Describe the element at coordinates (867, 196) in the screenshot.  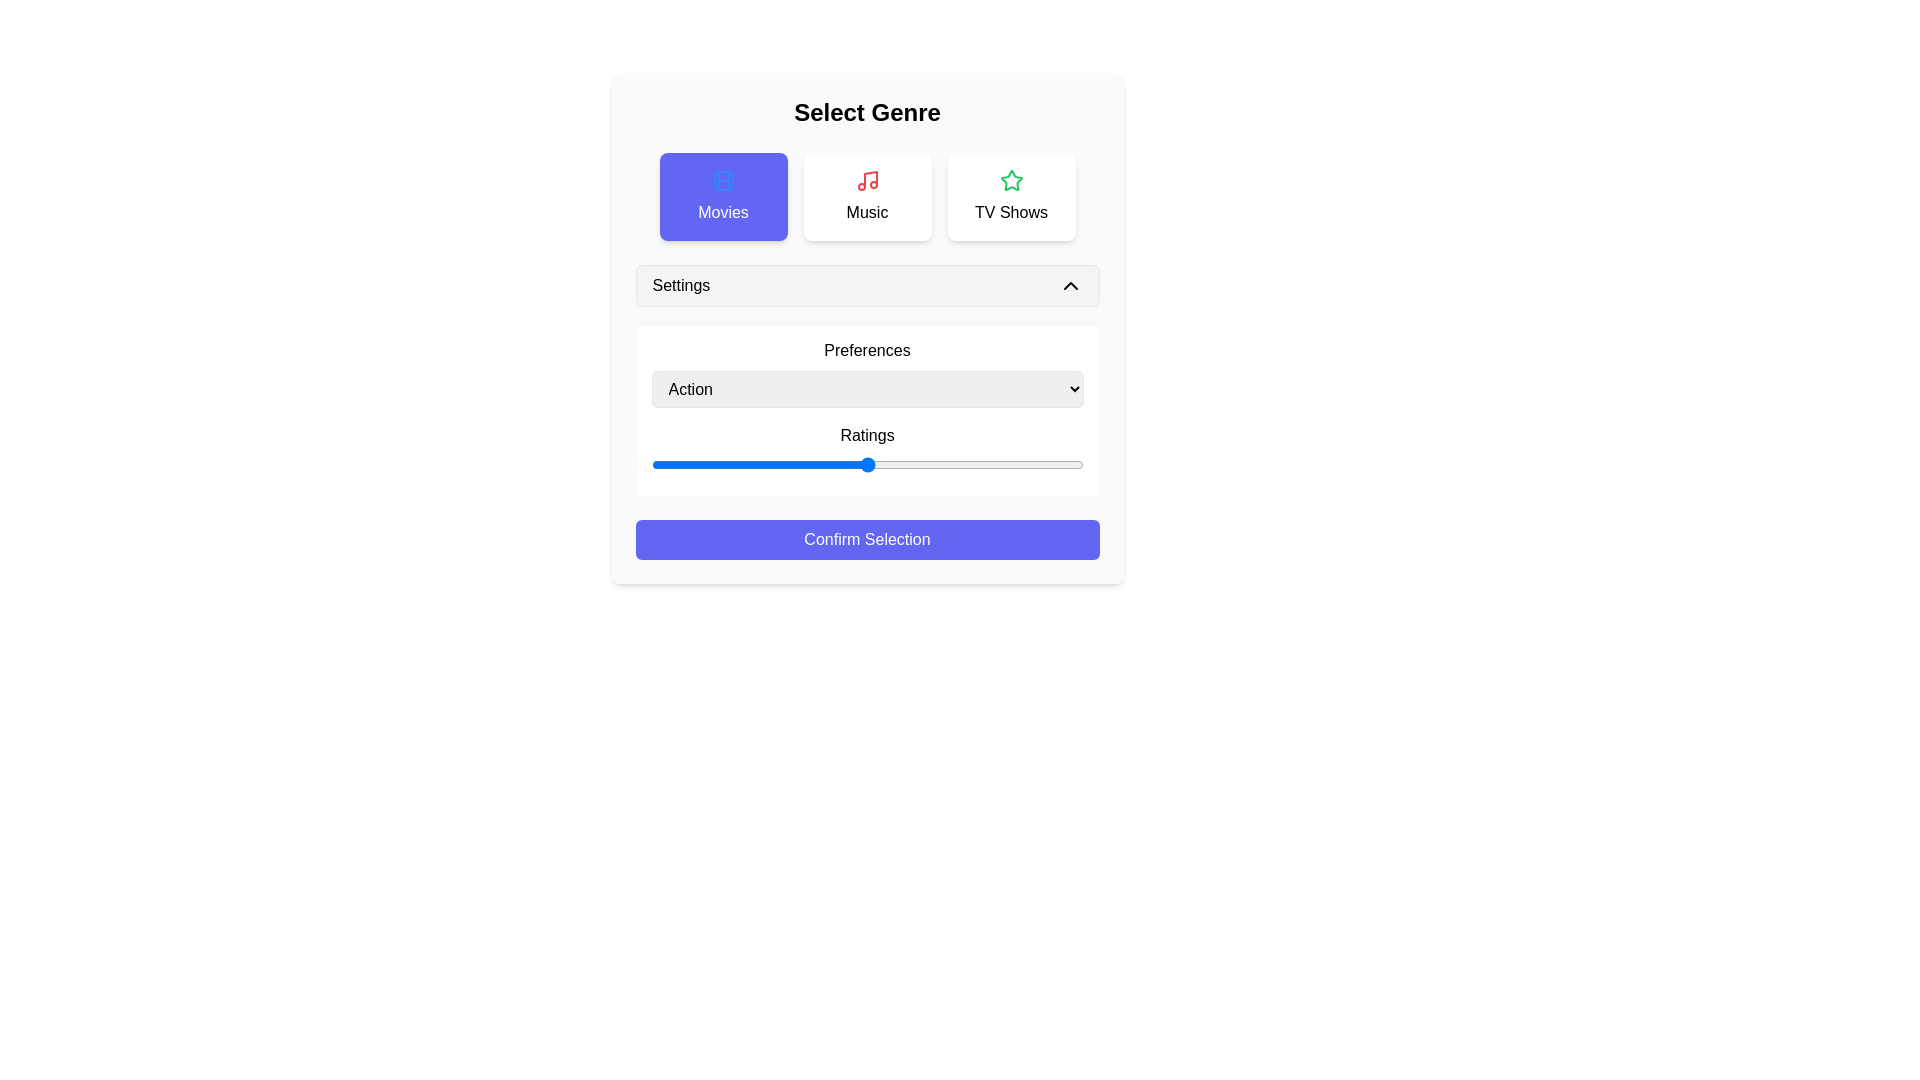
I see `the 'Music' category selectable button located between the 'Movies' button and the 'TV Shows' button at the top center of the interface` at that location.